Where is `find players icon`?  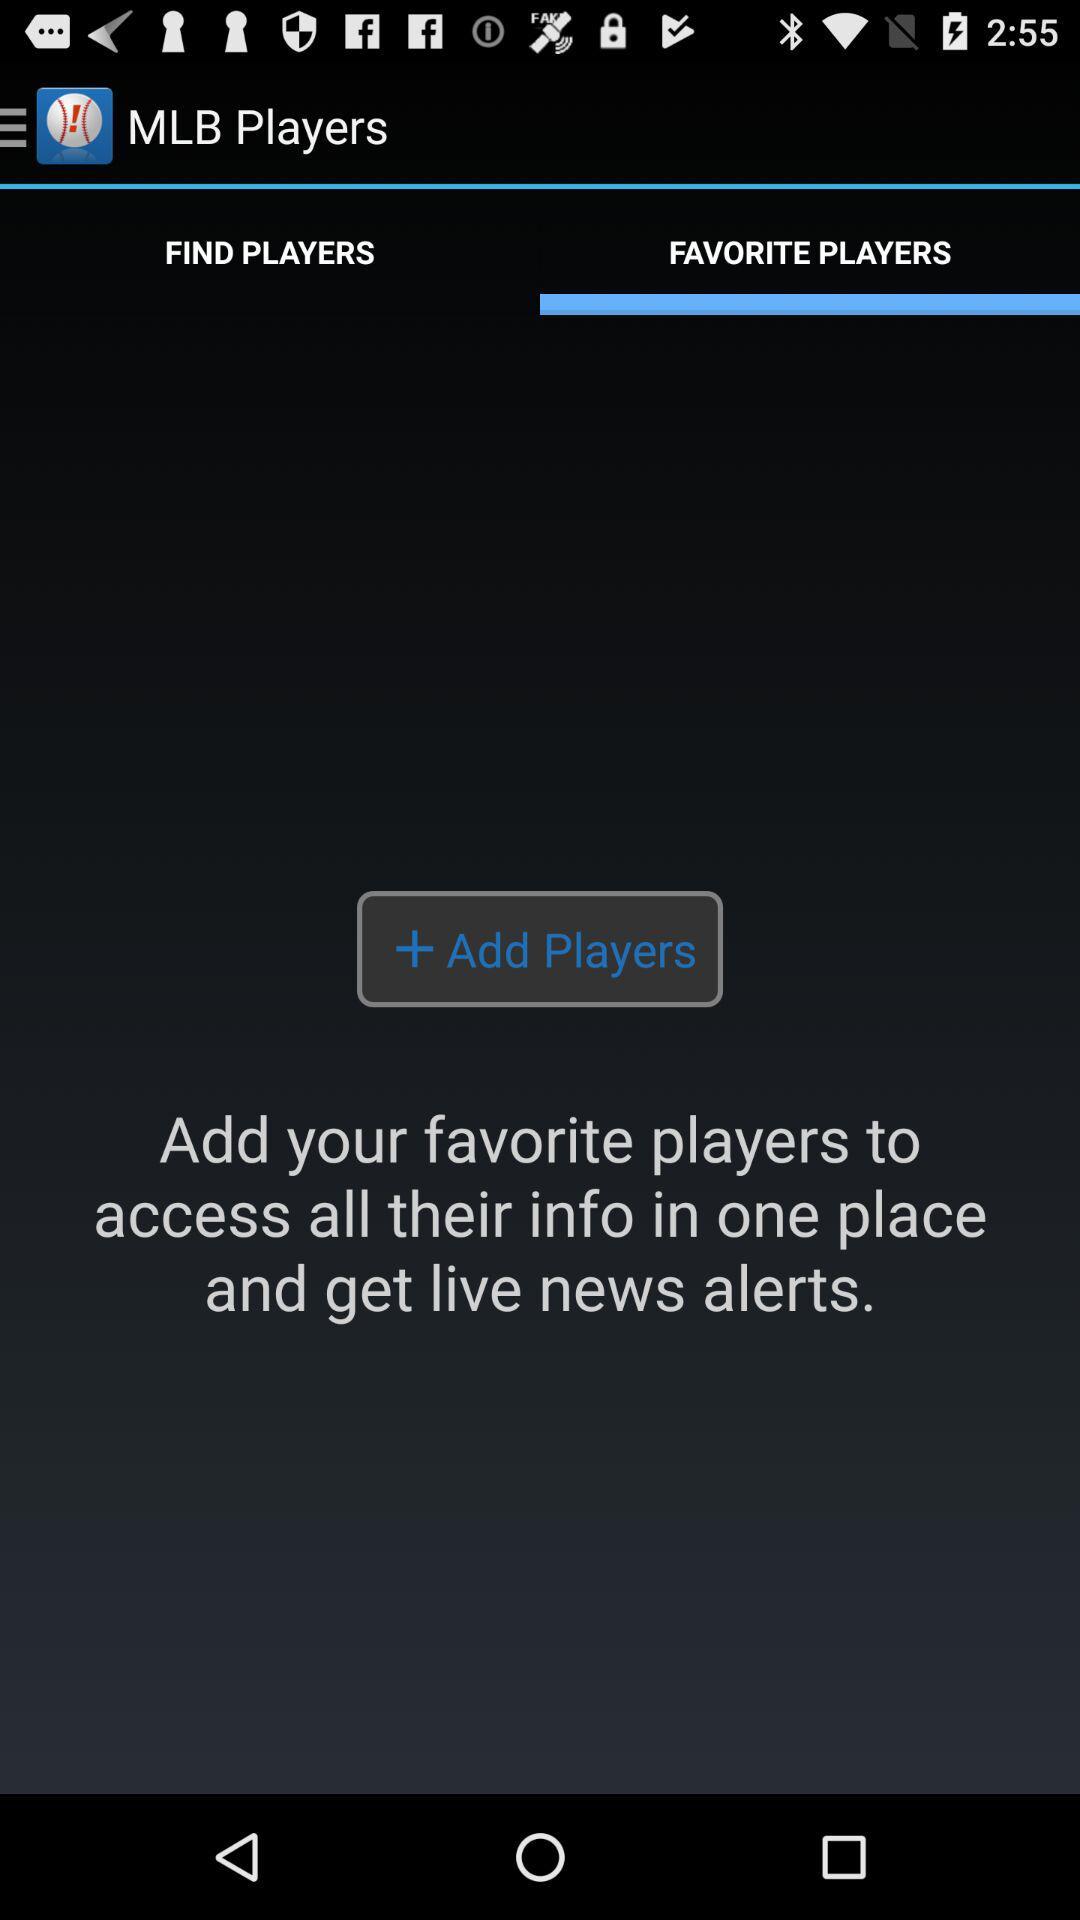
find players icon is located at coordinates (270, 251).